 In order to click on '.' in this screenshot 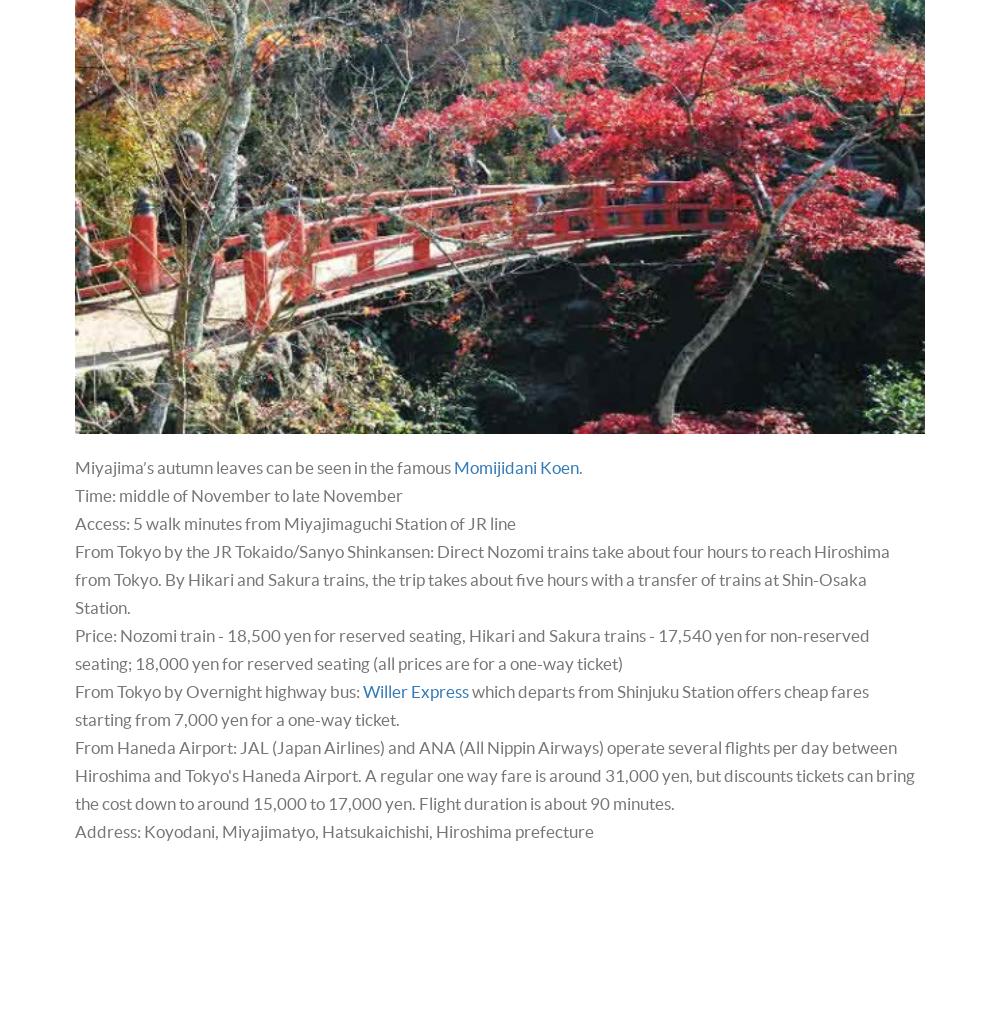, I will do `click(578, 466)`.